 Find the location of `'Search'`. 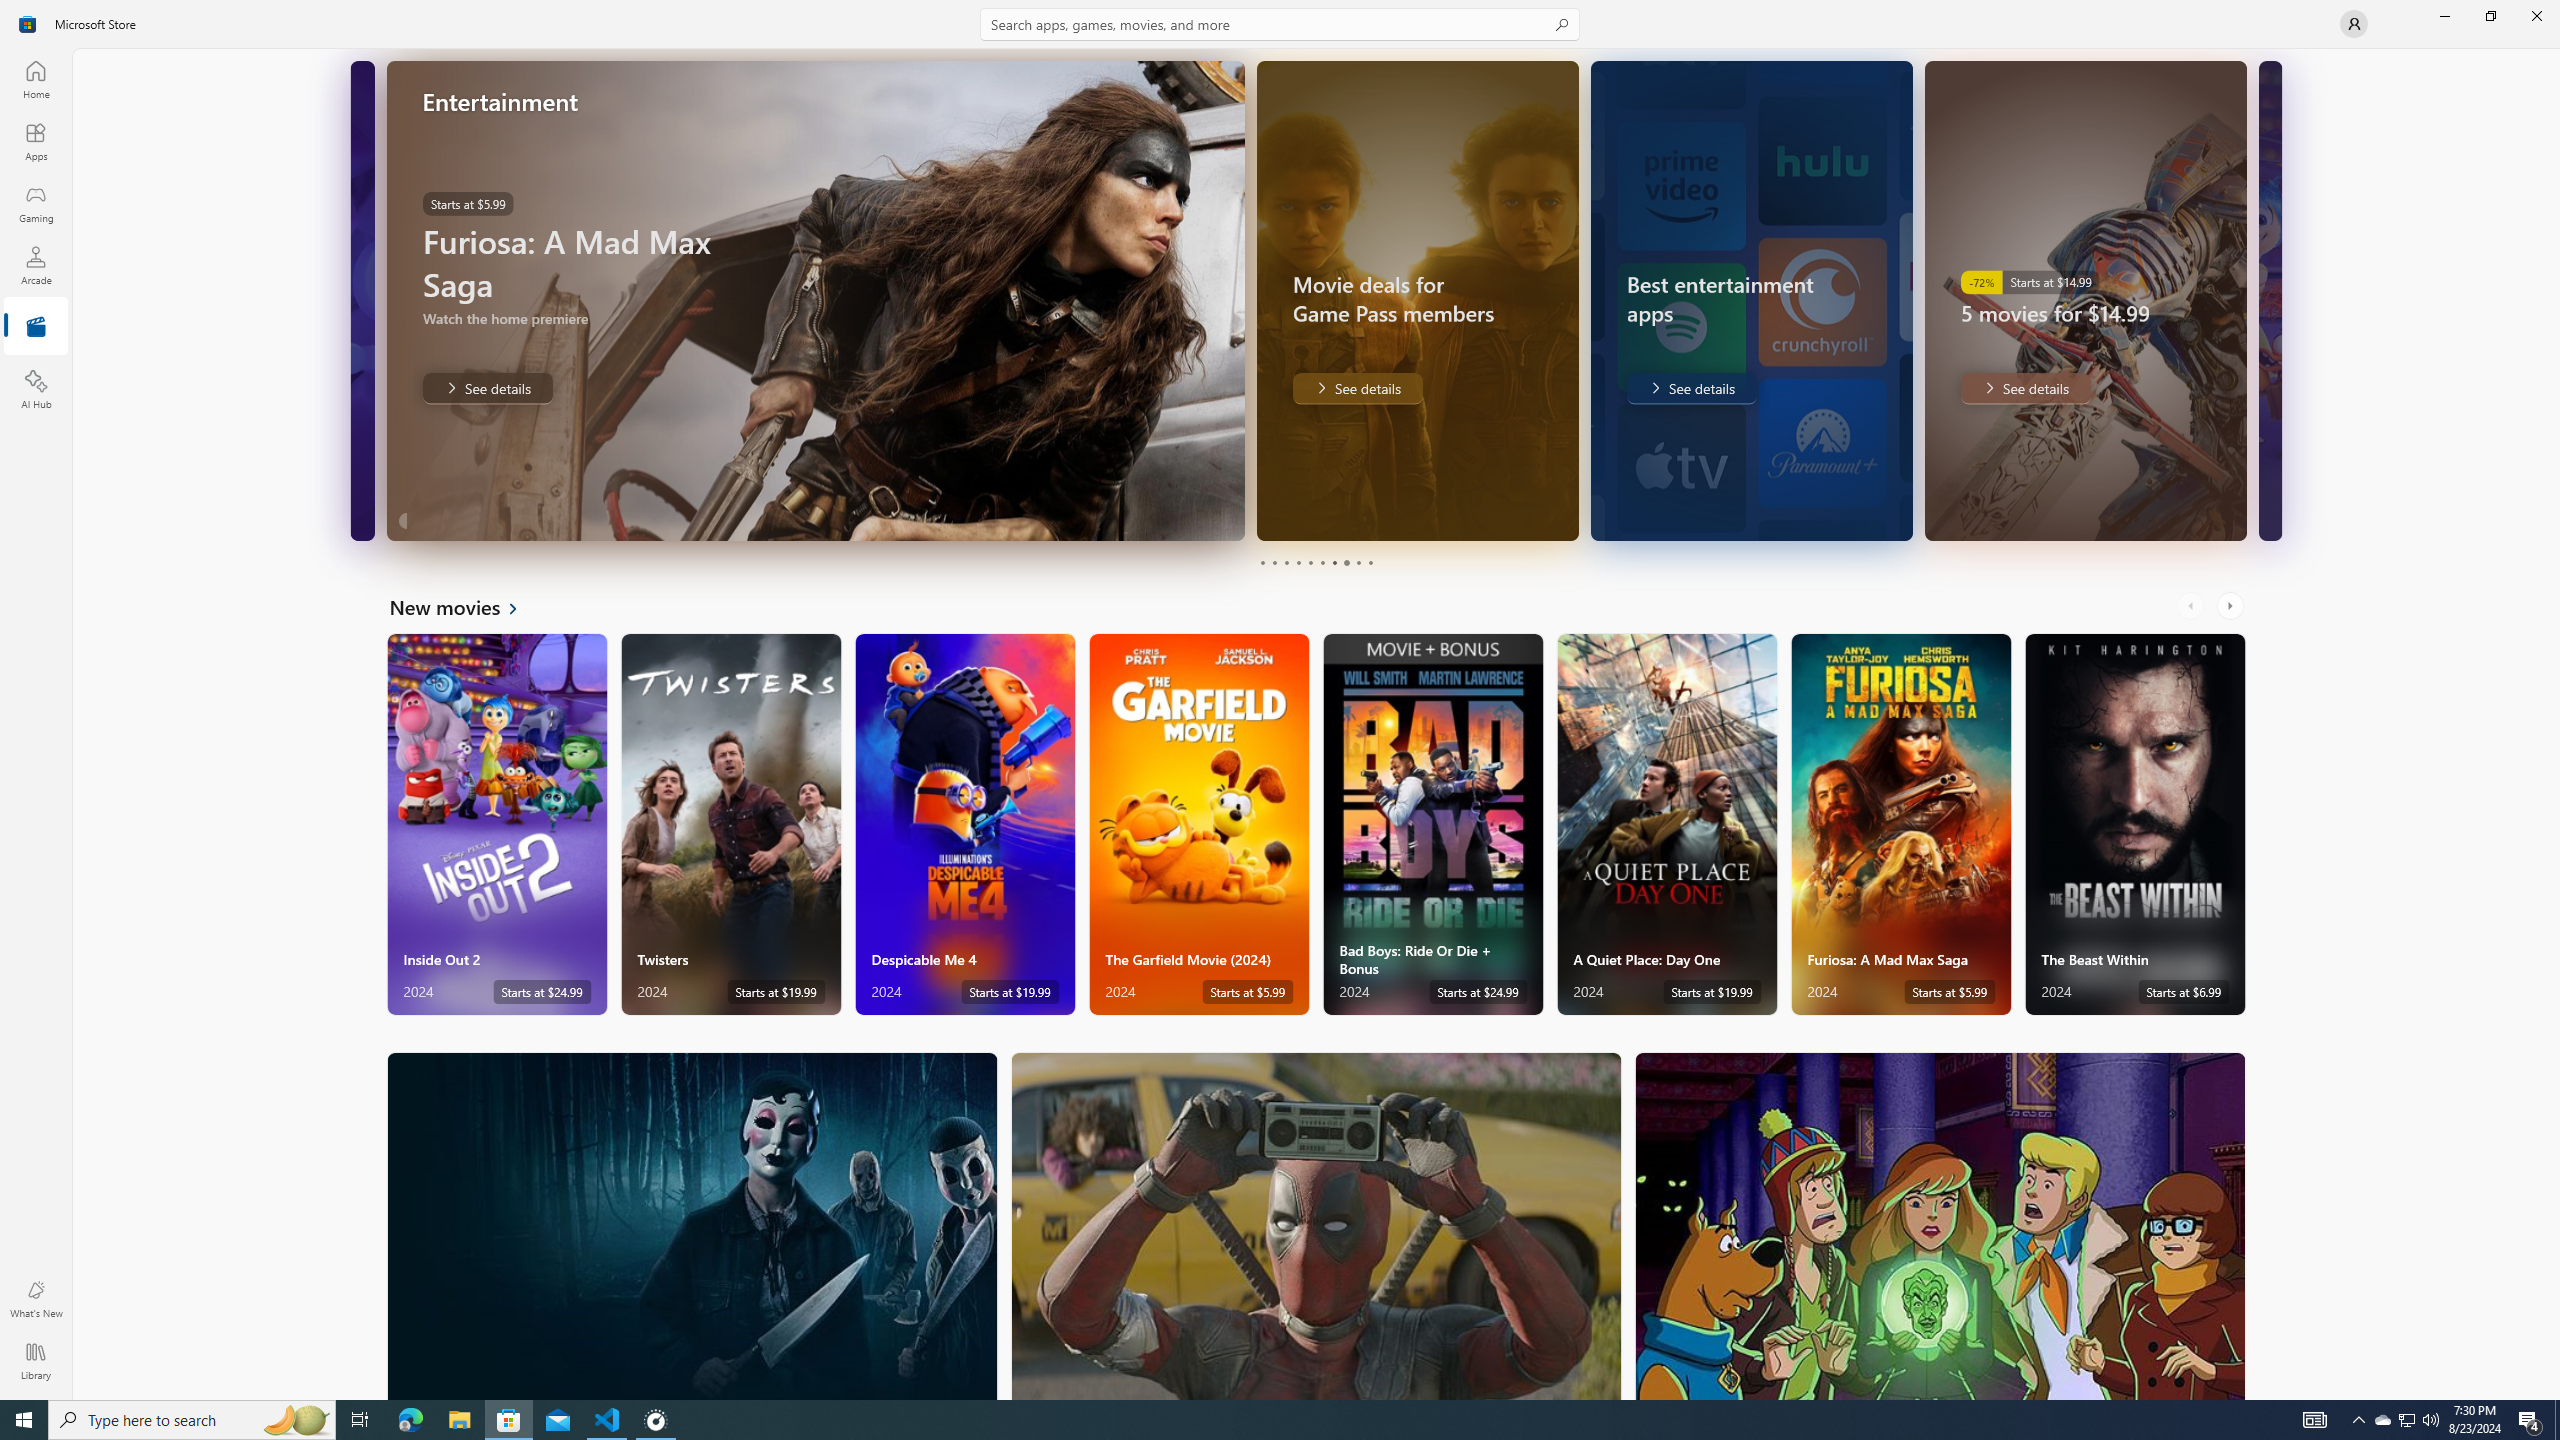

'Search' is located at coordinates (1280, 23).